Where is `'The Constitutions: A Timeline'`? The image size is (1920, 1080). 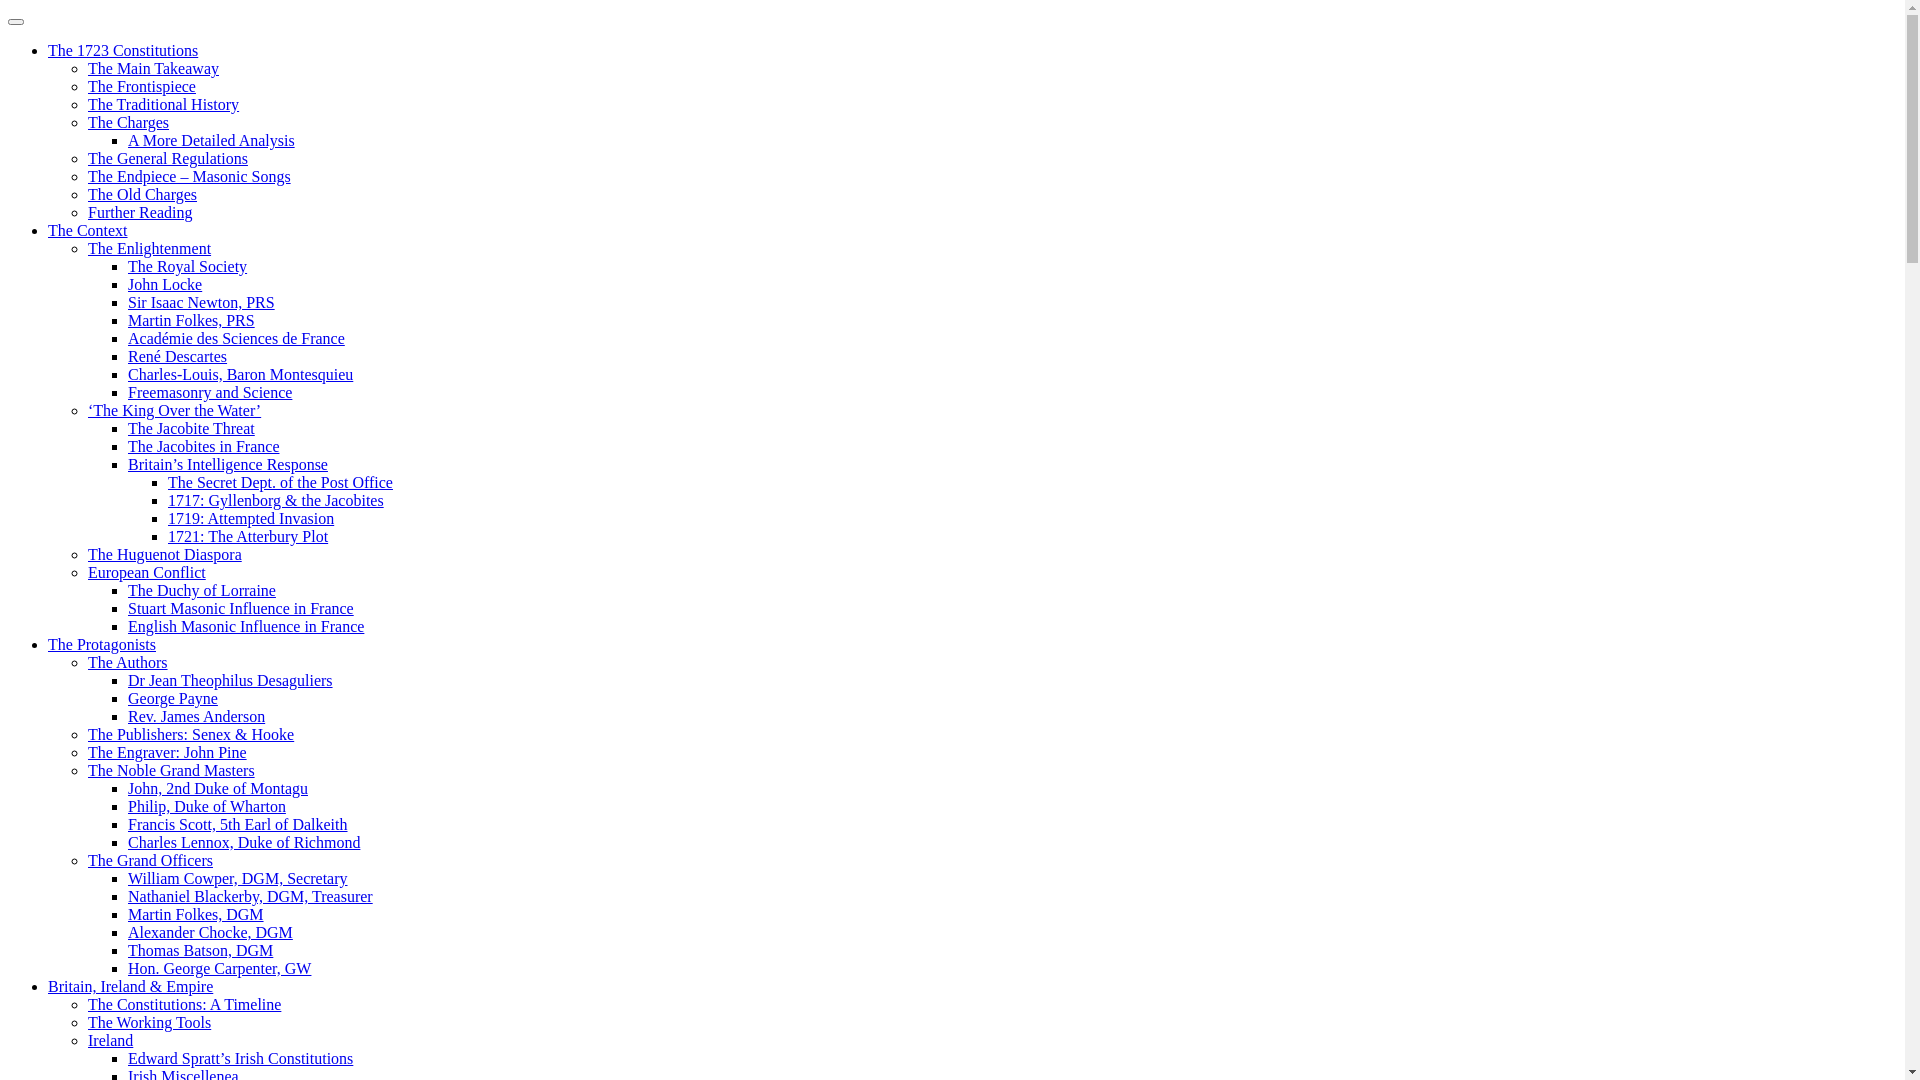
'The Constitutions: A Timeline' is located at coordinates (184, 1004).